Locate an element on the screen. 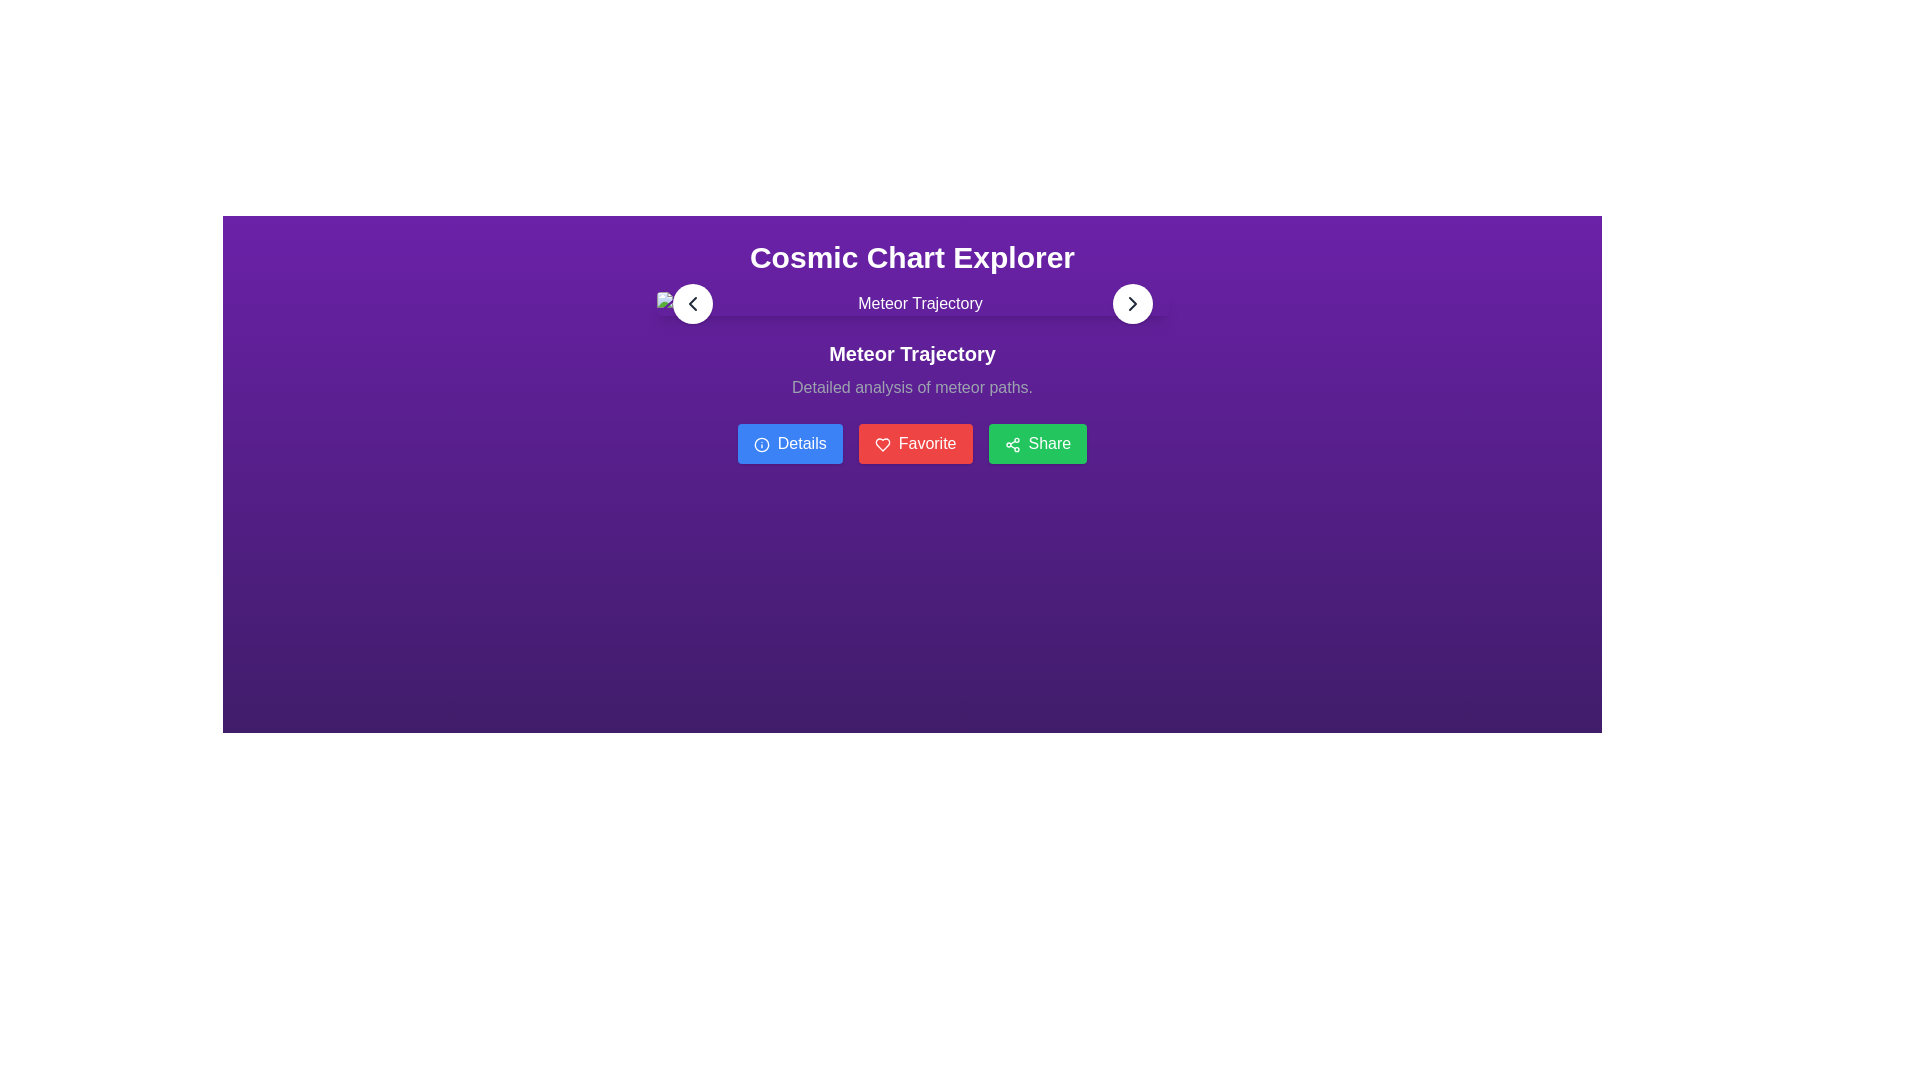  the circular button with a white background and a dark arrow pointing to the right is located at coordinates (1132, 304).